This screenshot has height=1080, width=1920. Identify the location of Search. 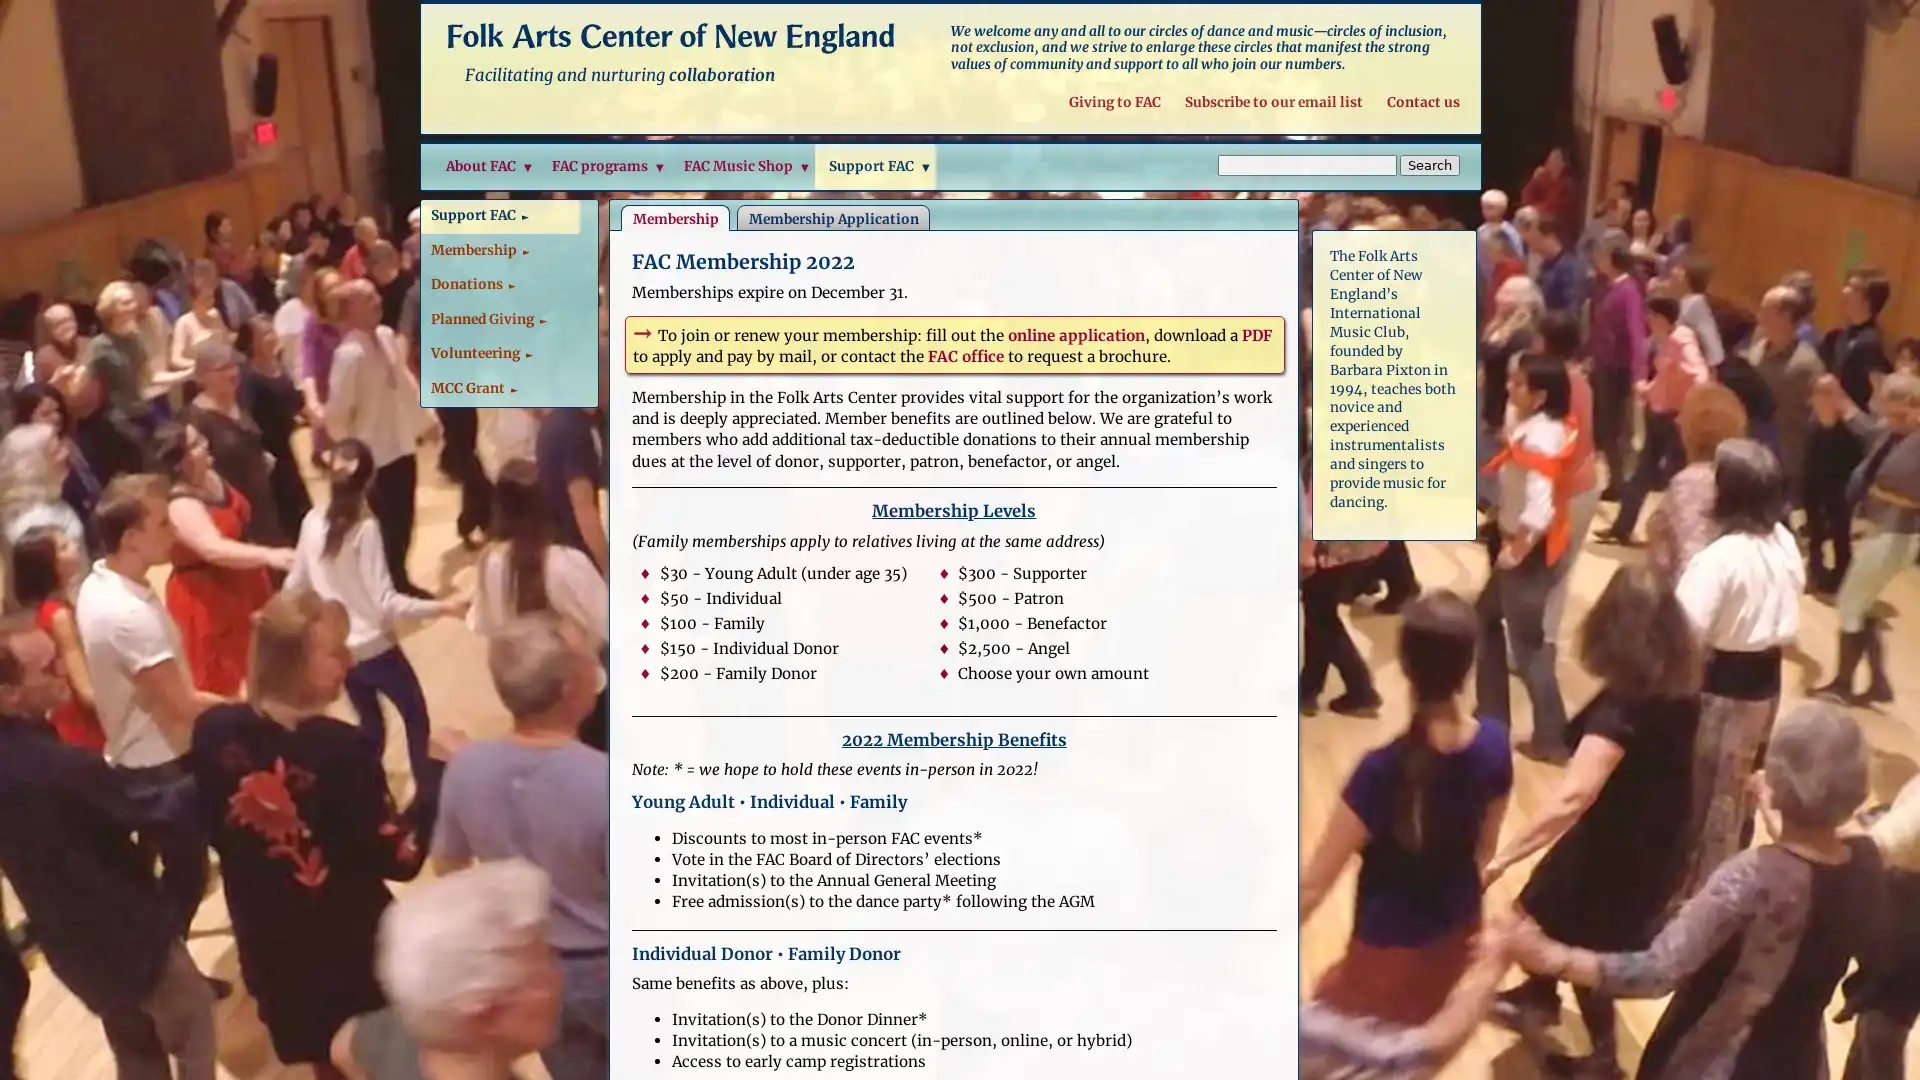
(1429, 163).